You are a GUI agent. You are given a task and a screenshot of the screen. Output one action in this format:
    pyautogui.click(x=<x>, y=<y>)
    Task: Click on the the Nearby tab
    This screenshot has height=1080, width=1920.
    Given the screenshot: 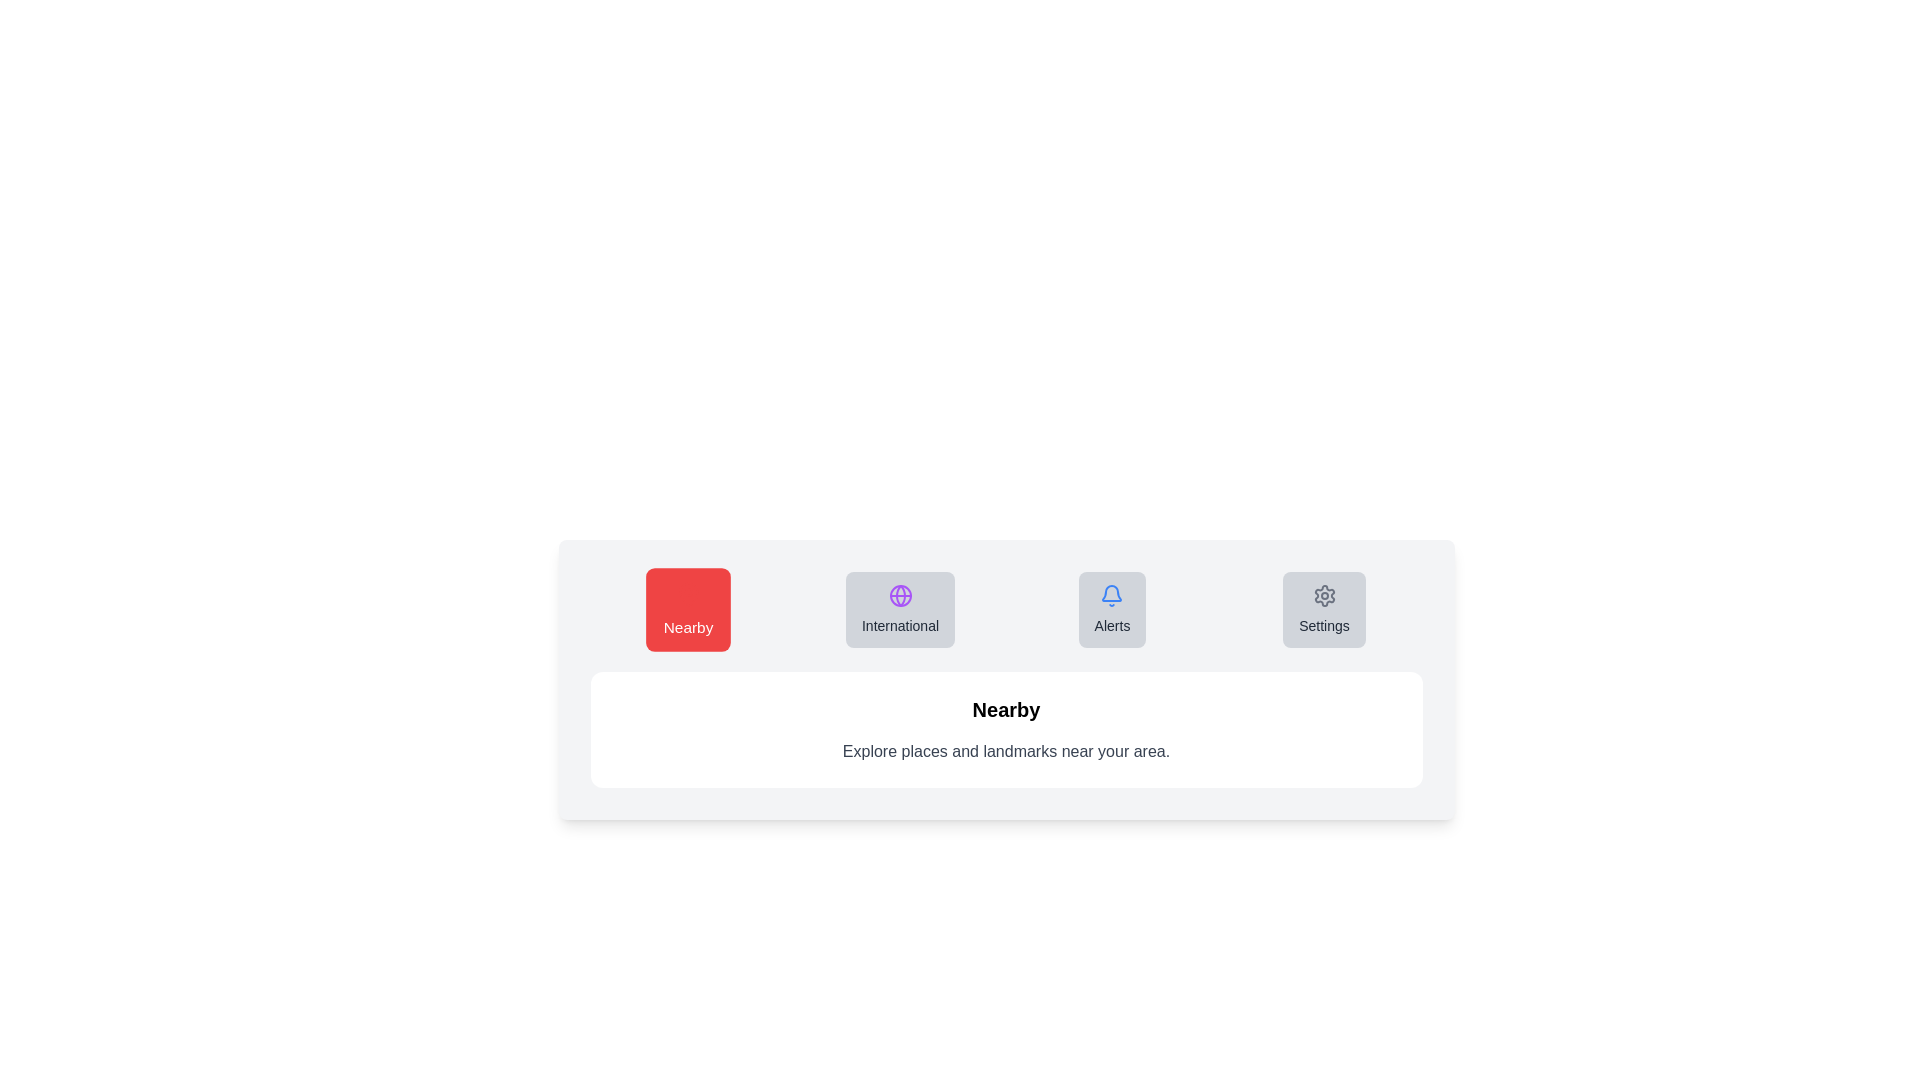 What is the action you would take?
    pyautogui.click(x=687, y=608)
    